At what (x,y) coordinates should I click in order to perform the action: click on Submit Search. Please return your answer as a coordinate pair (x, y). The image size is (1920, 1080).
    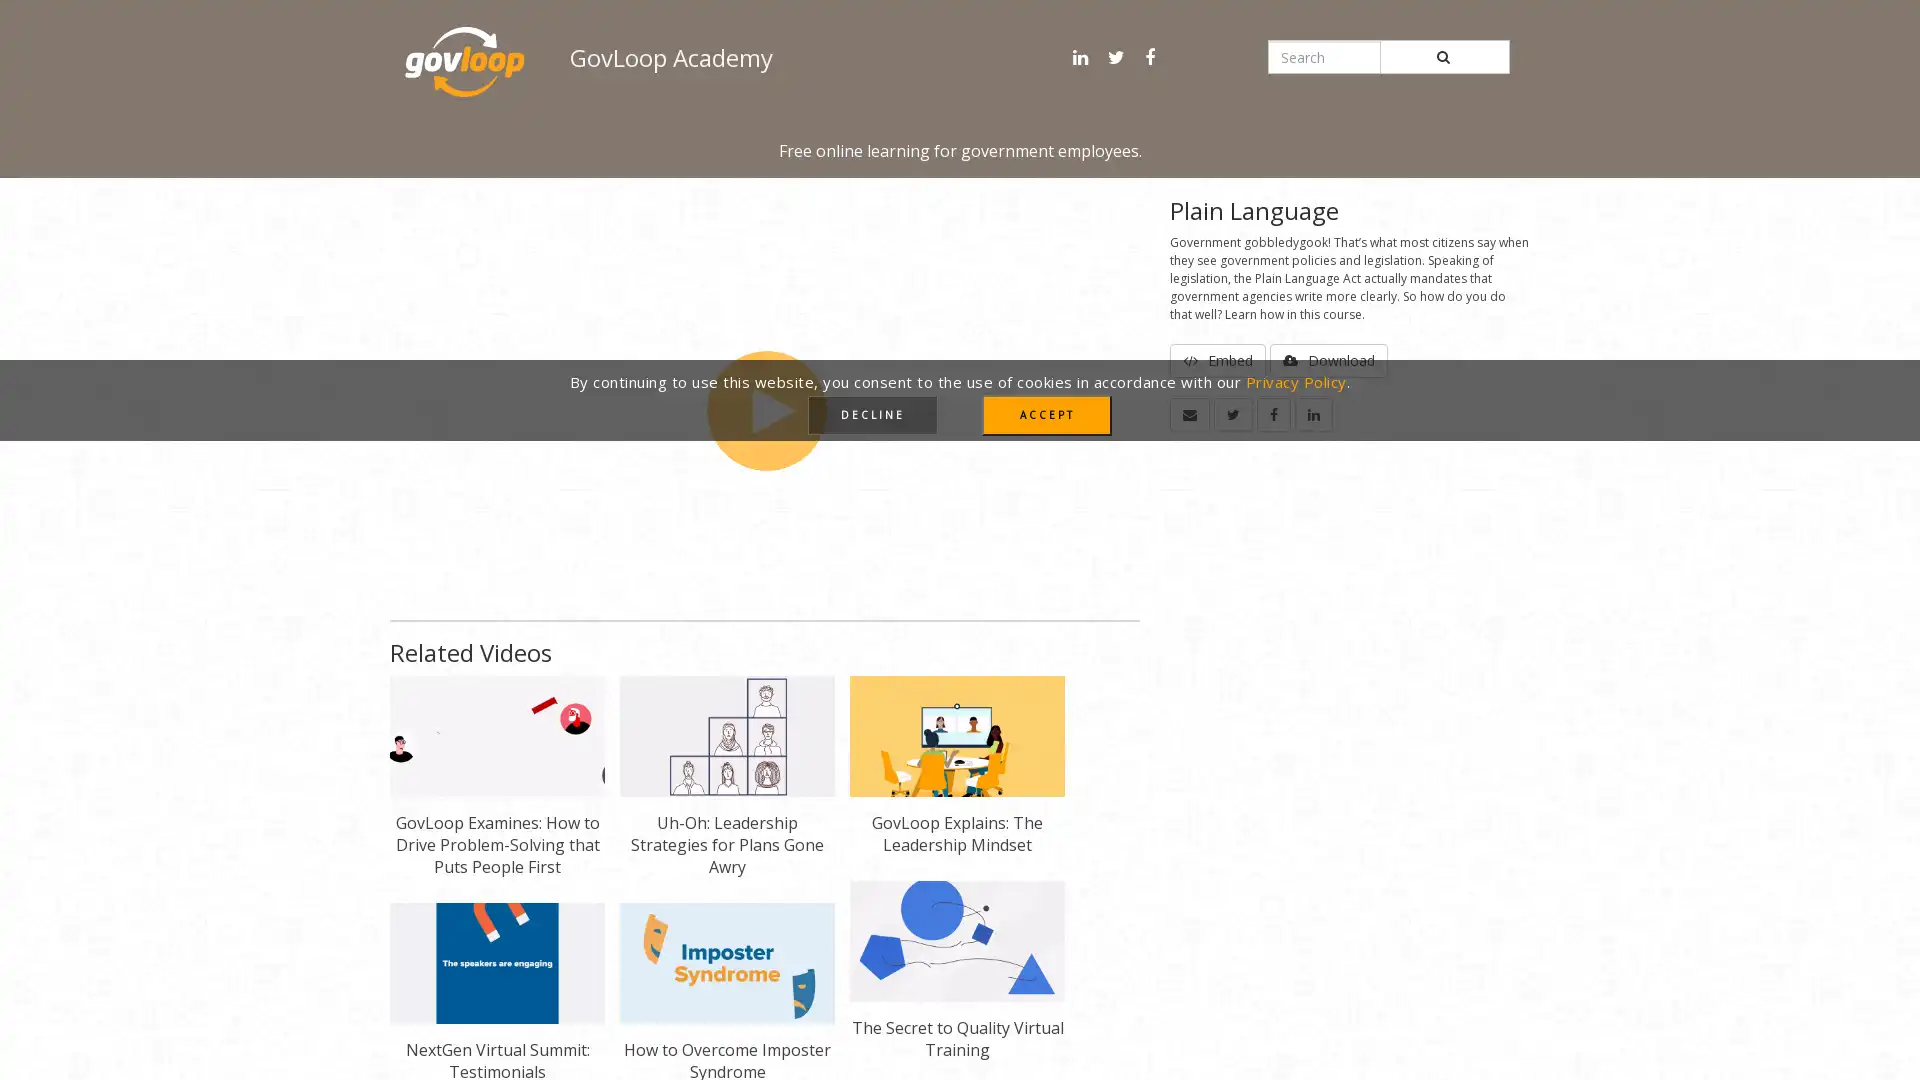
    Looking at the image, I should click on (1444, 56).